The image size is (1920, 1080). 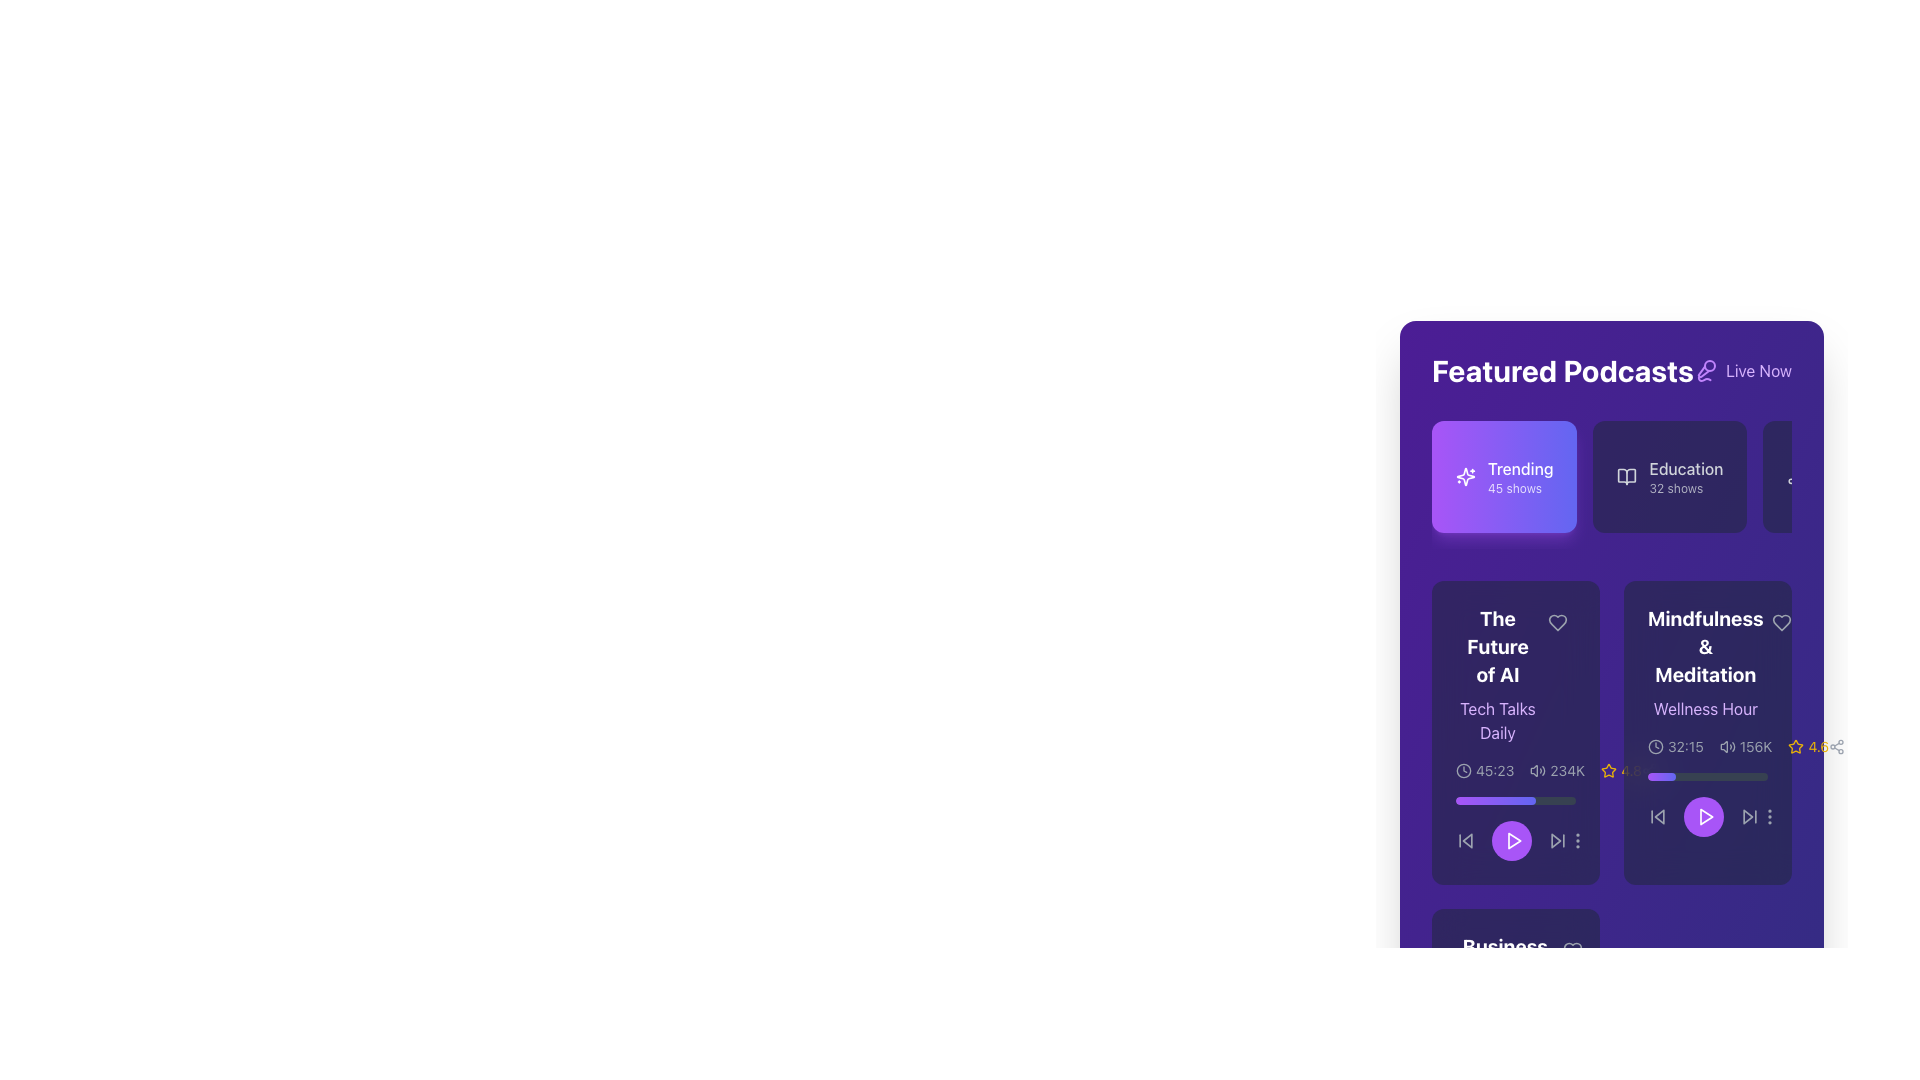 I want to click on the hollow heart icon button located at the top-right corner of the 'Mindfulness & Meditation' card to mark it as favorite, so click(x=1781, y=622).